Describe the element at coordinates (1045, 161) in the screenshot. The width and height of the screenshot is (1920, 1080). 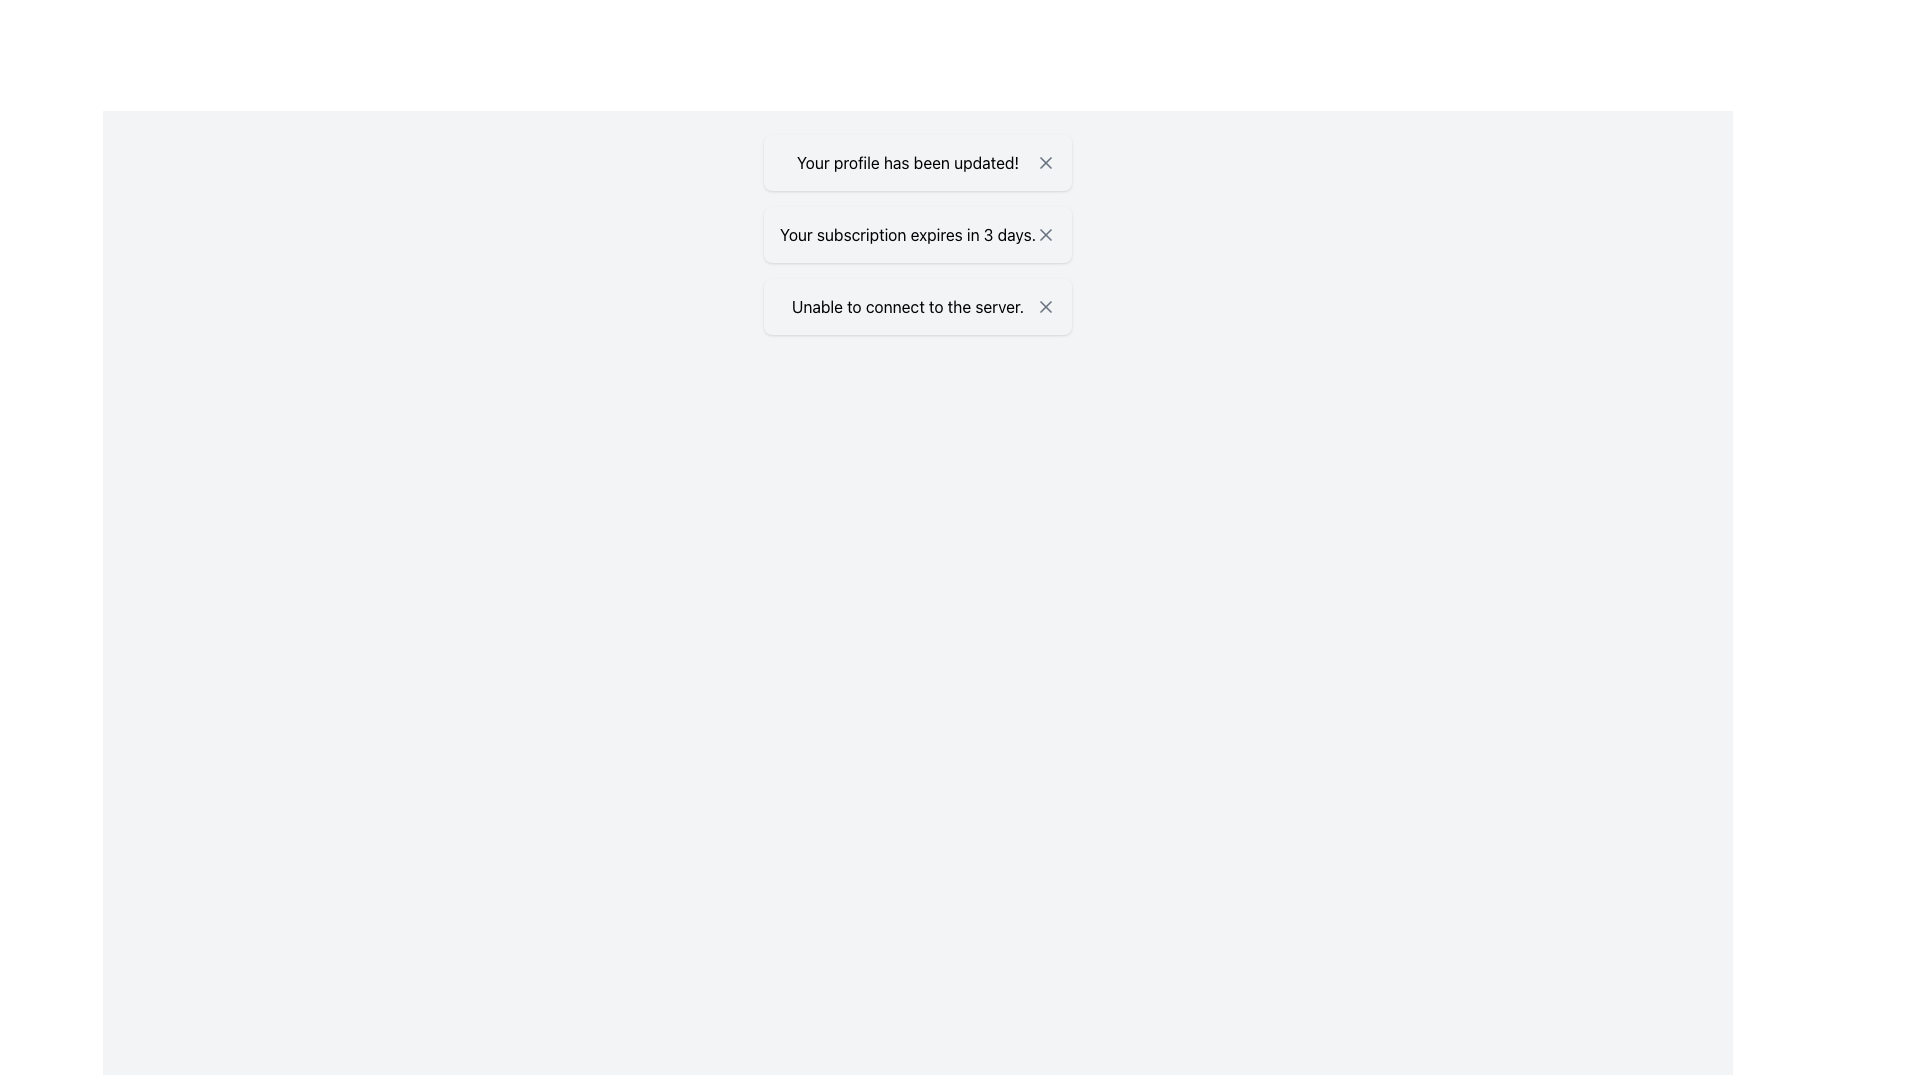
I see `the small cross-shaped icon (gray 'X')` at that location.